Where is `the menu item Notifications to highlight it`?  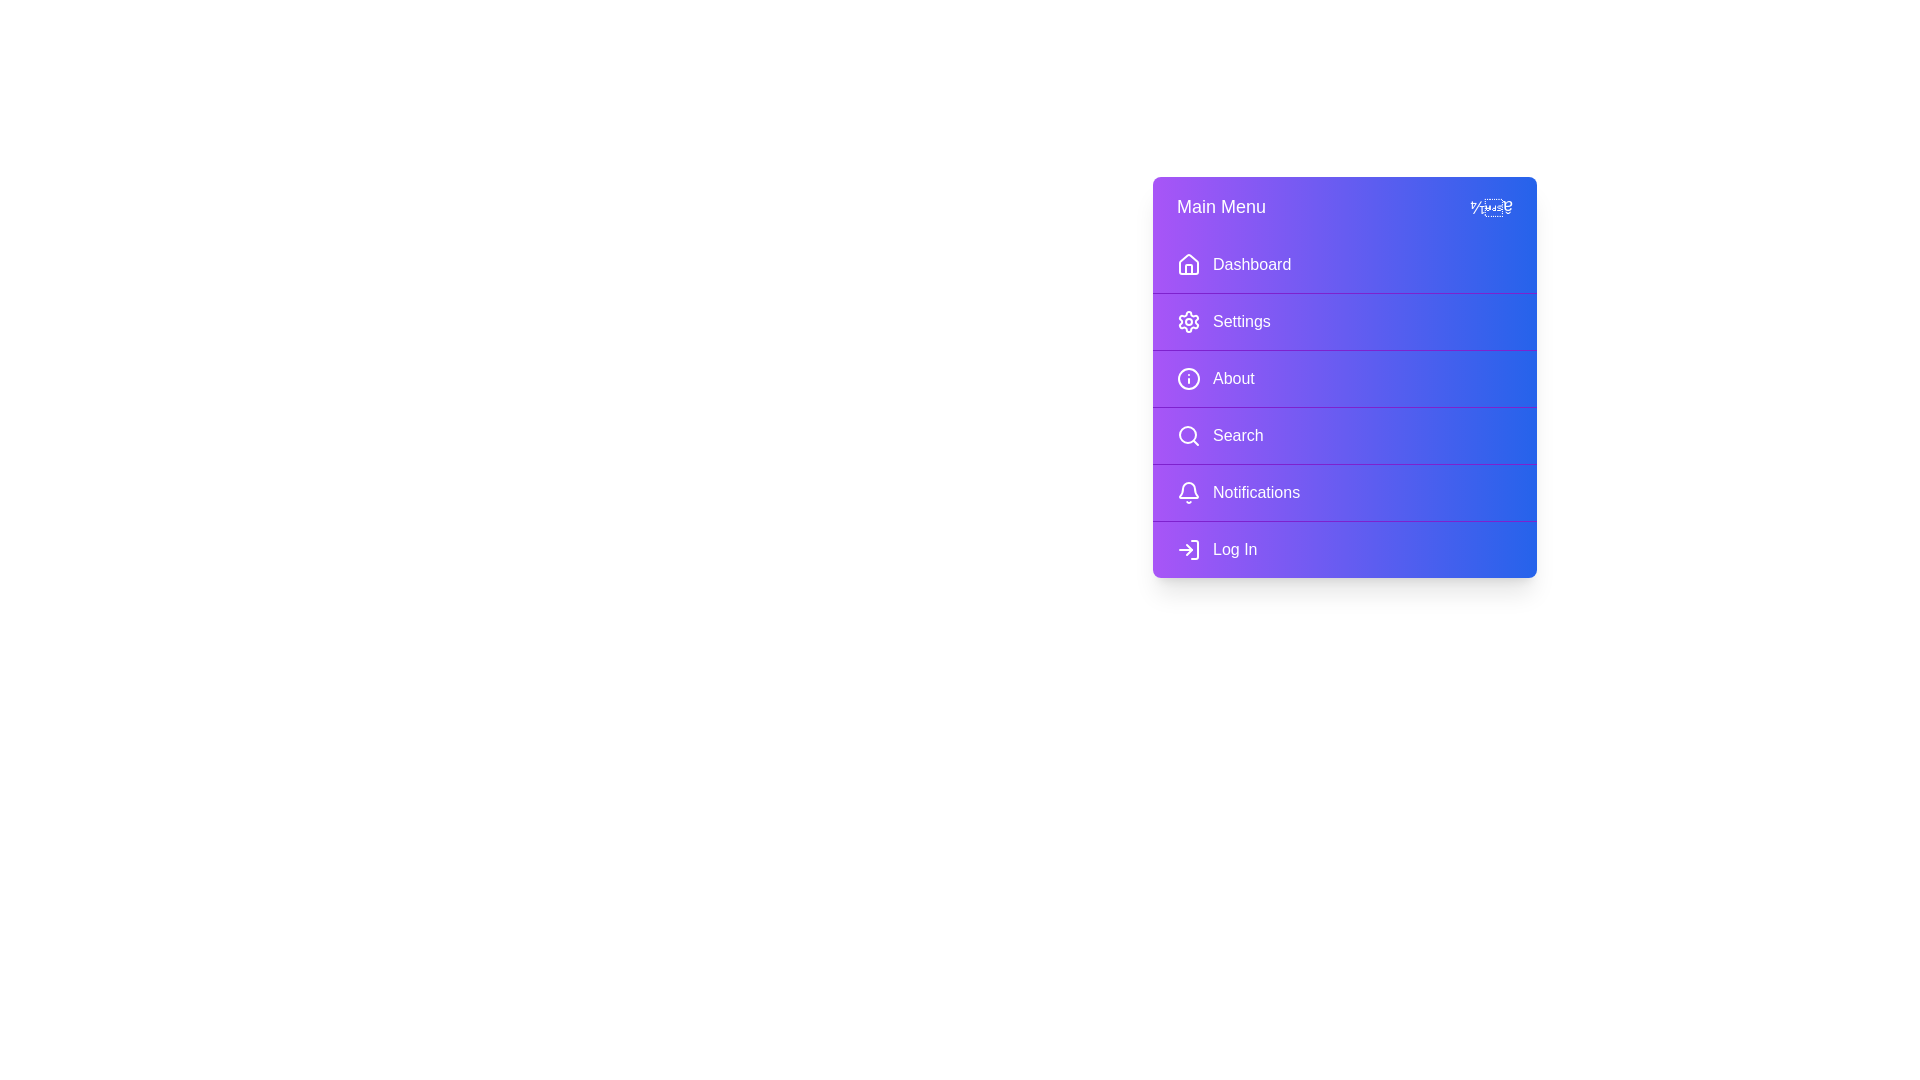
the menu item Notifications to highlight it is located at coordinates (1344, 492).